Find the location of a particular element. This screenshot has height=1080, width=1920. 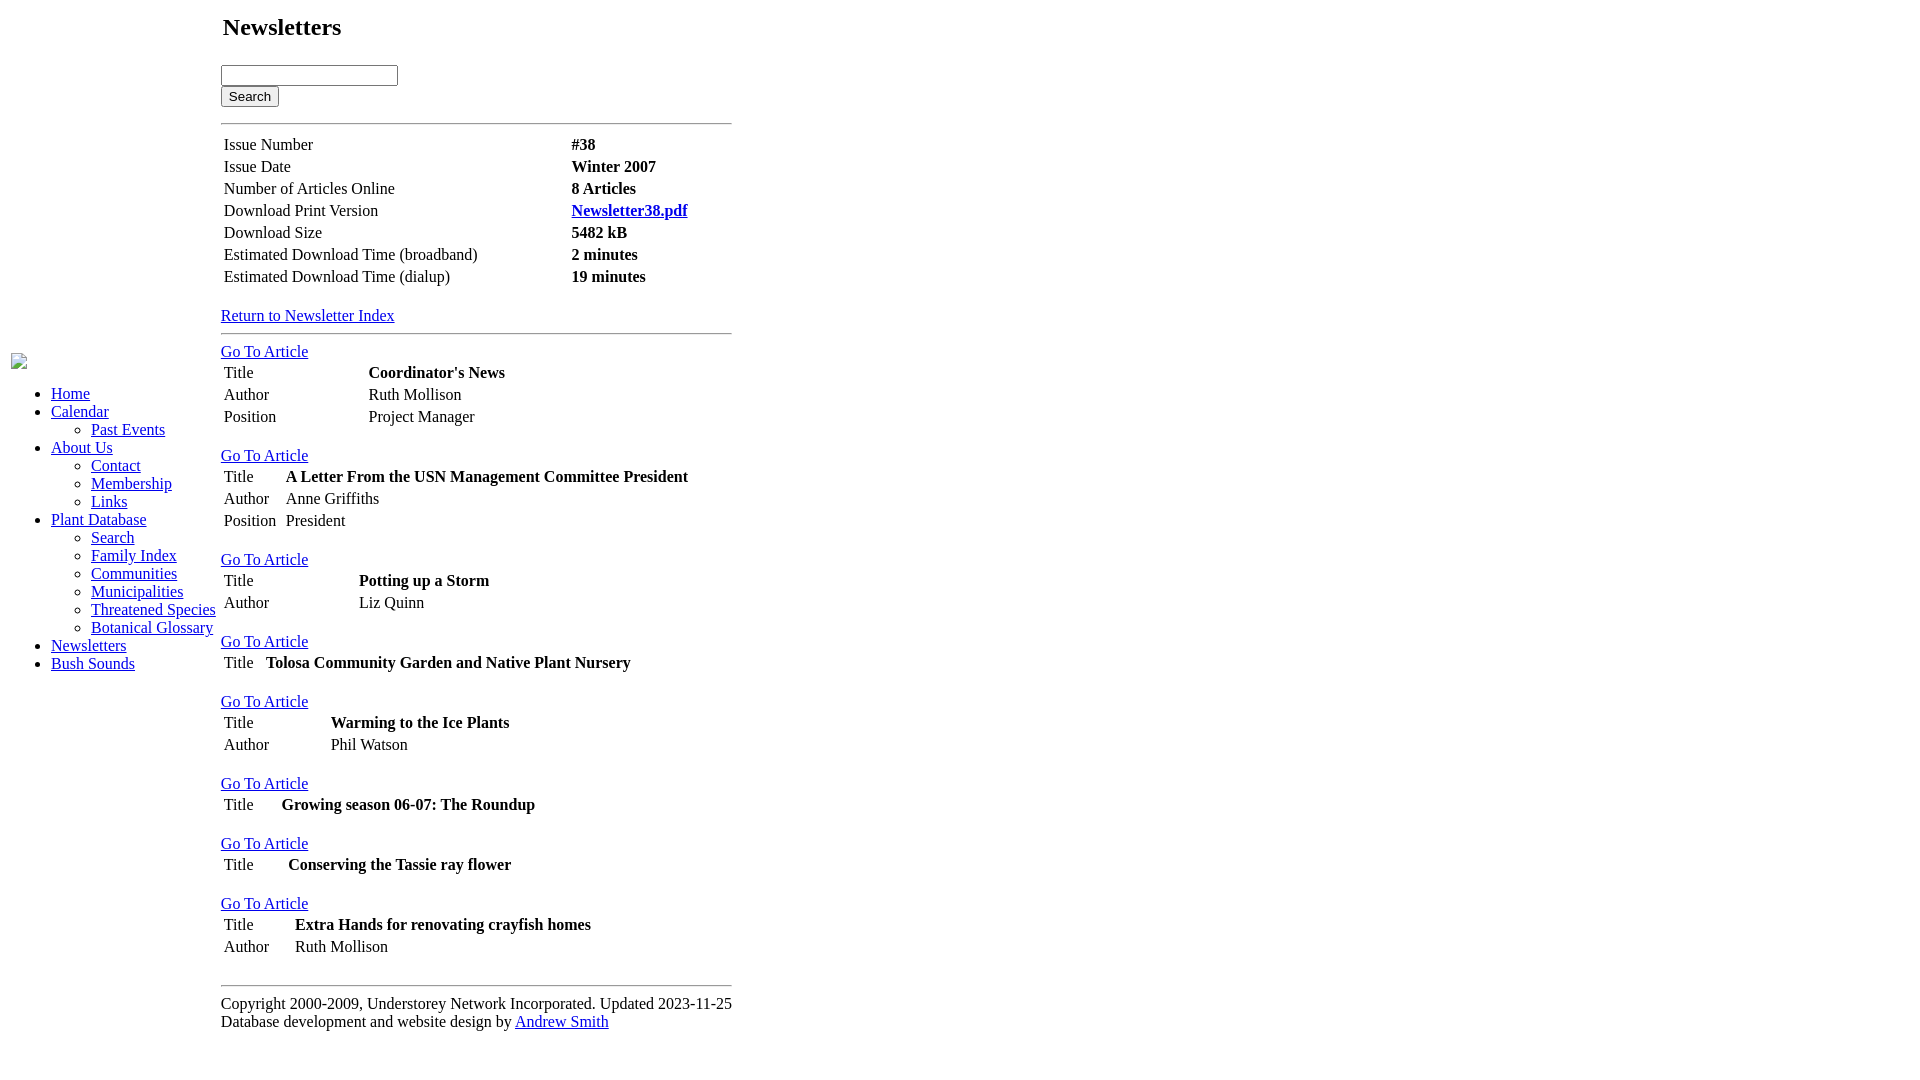

'Calendar' is located at coordinates (80, 410).